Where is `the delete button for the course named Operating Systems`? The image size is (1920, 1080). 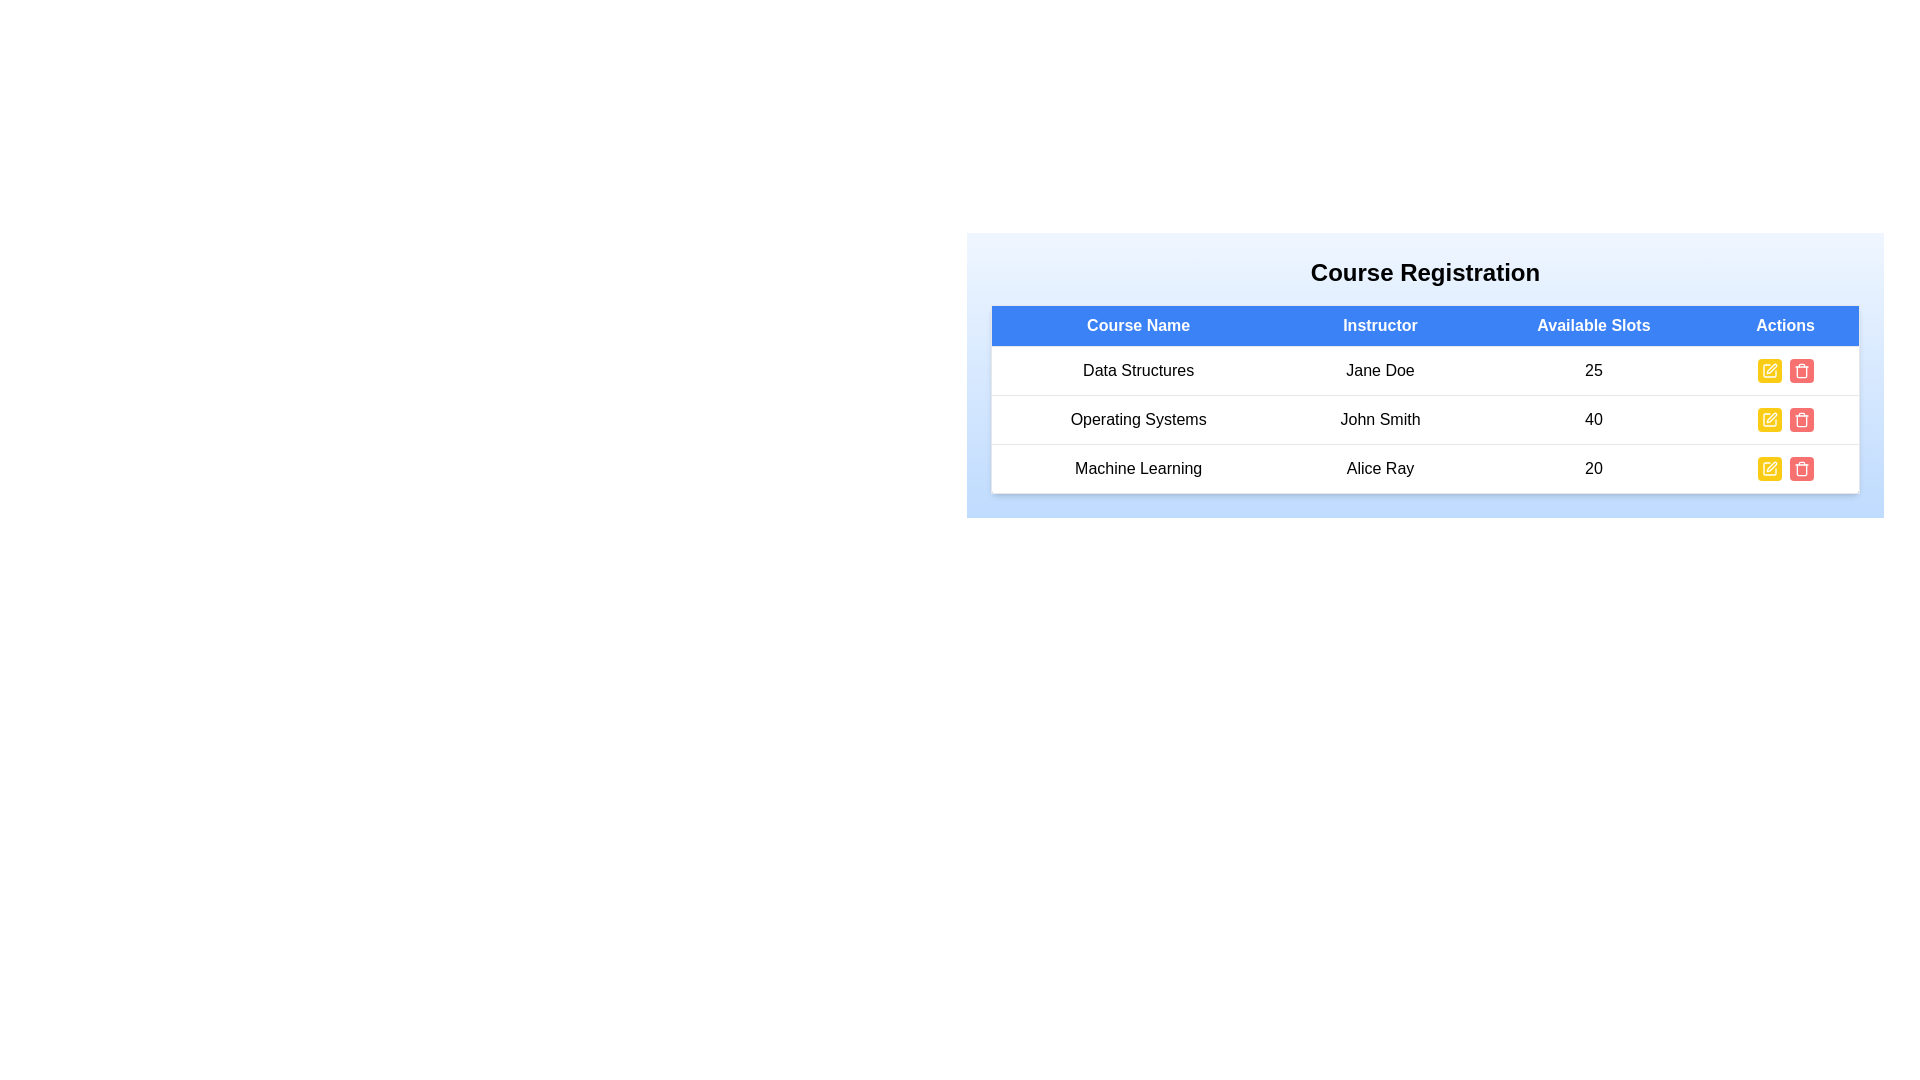
the delete button for the course named Operating Systems is located at coordinates (1801, 419).